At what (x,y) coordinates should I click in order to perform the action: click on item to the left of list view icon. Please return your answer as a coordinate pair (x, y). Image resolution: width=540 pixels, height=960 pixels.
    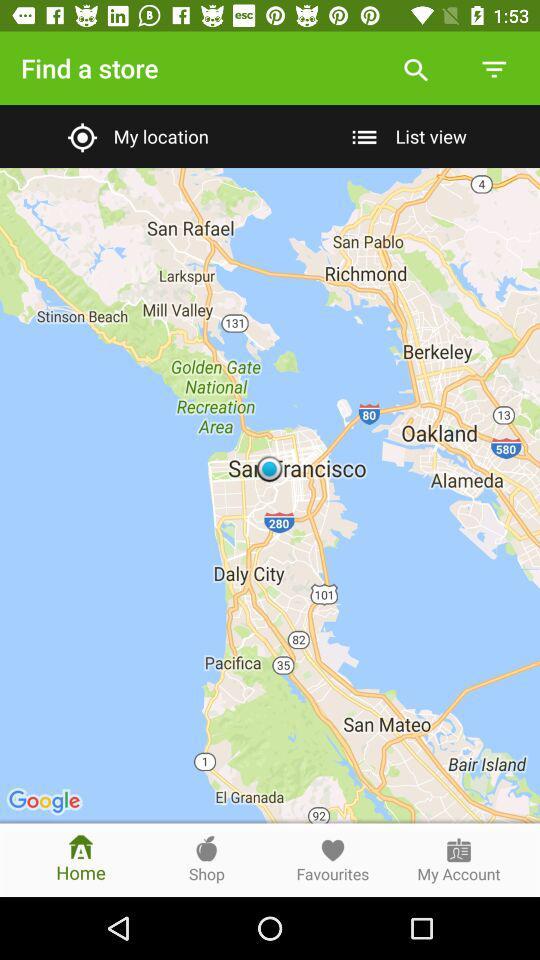
    Looking at the image, I should click on (135, 135).